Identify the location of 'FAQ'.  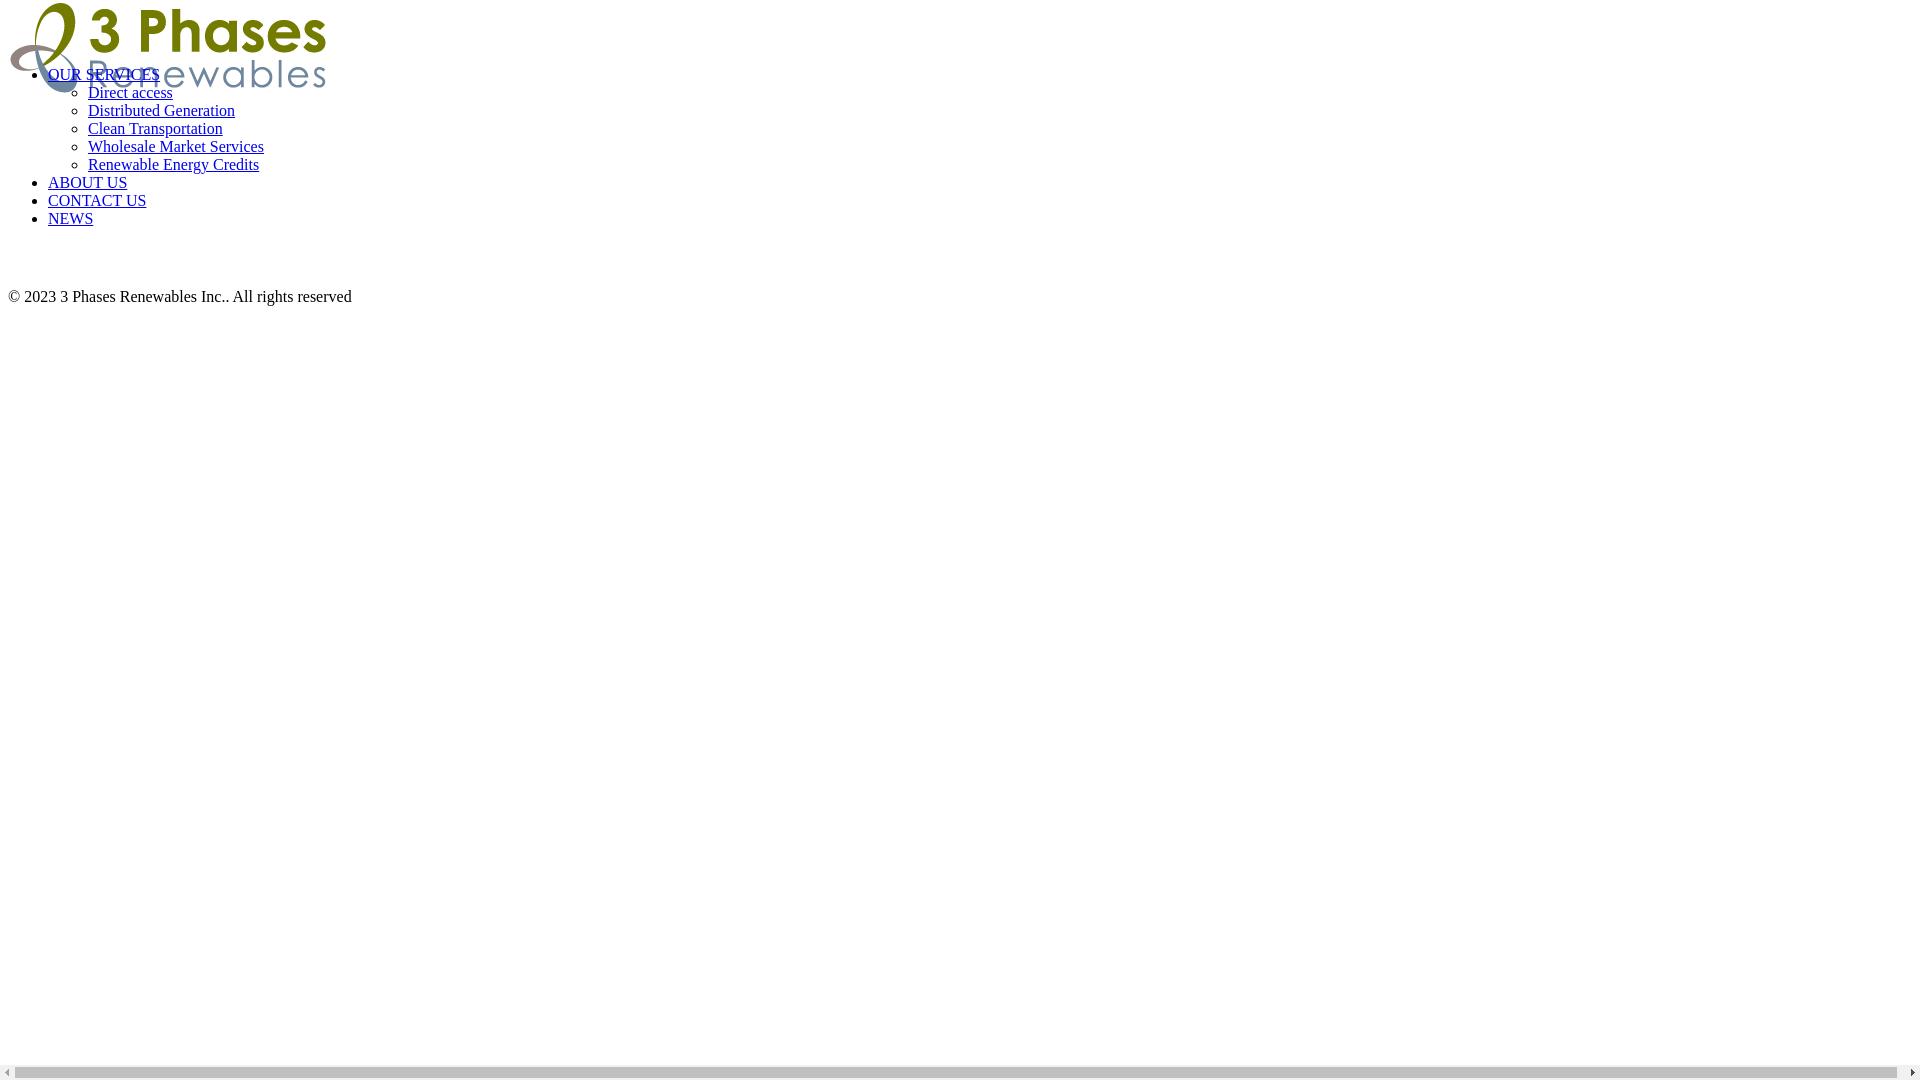
(968, 227).